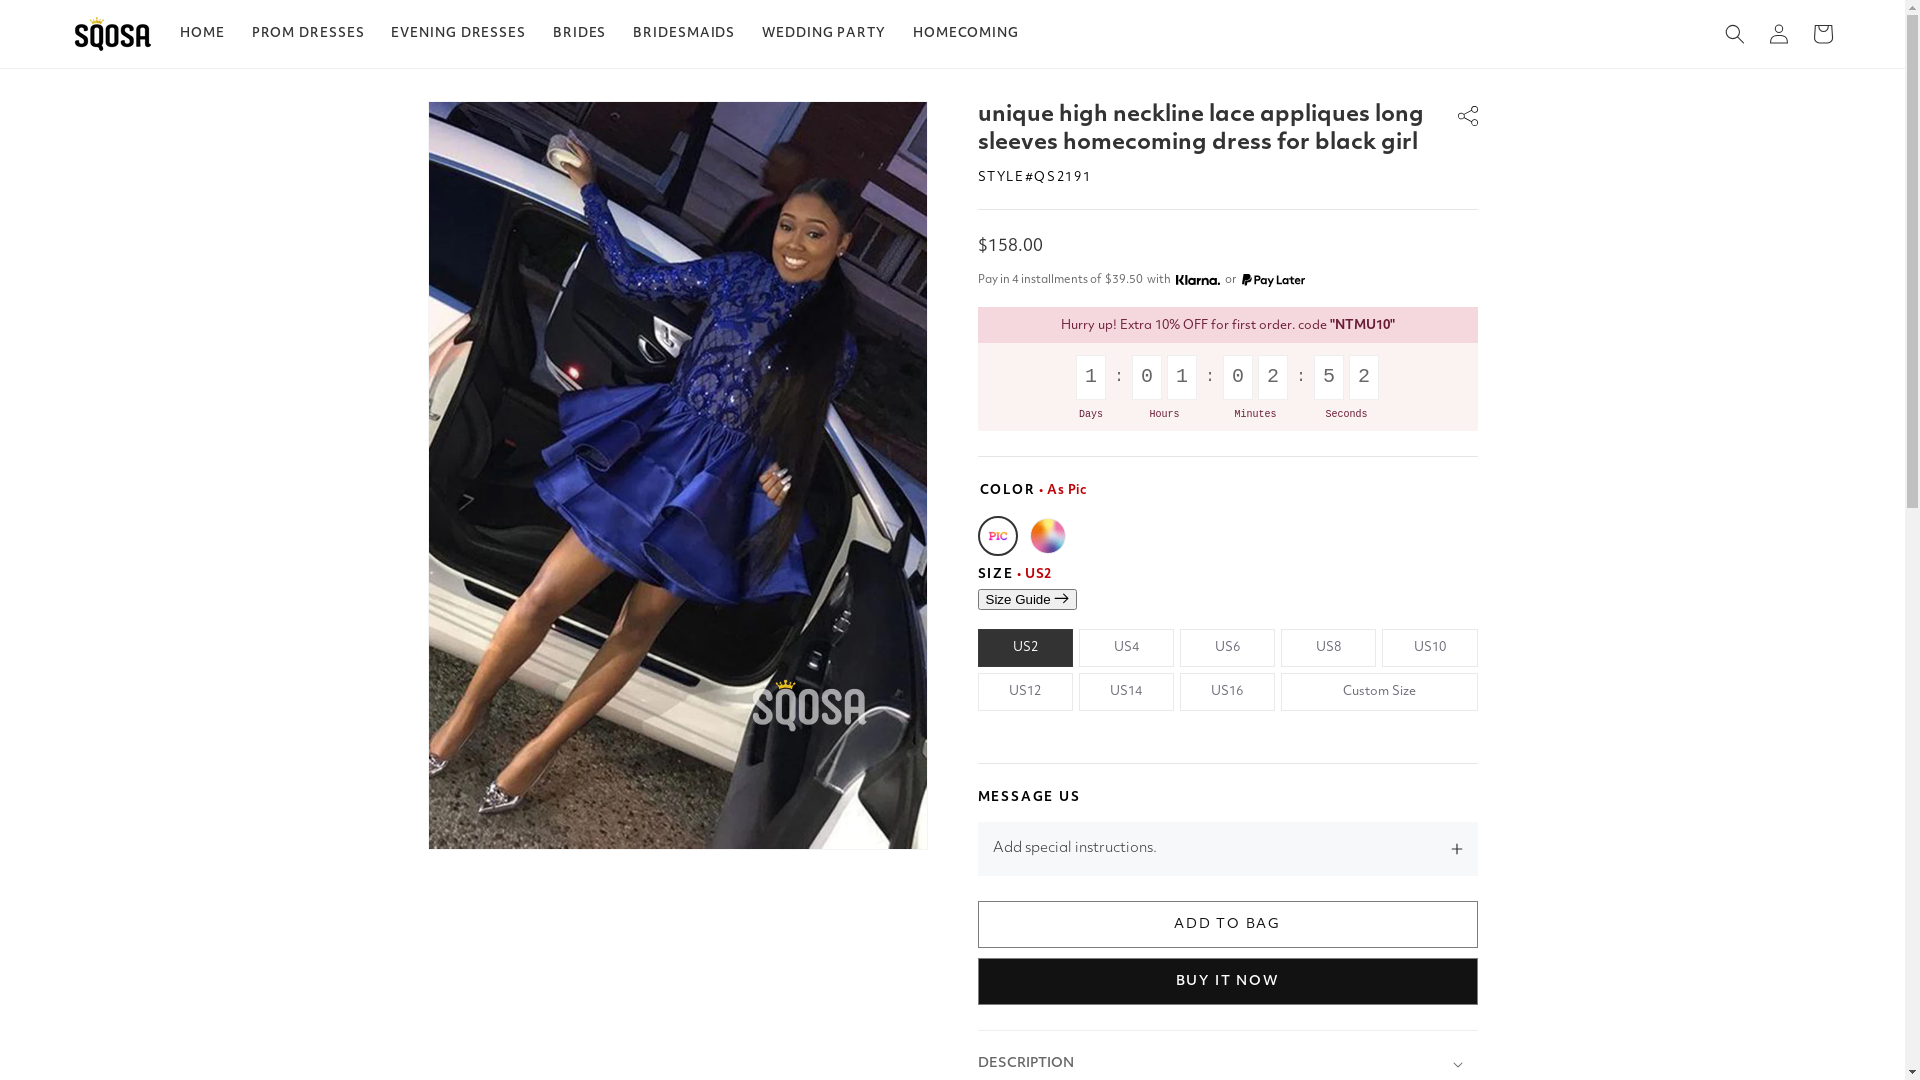 This screenshot has width=1920, height=1080. What do you see at coordinates (457, 34) in the screenshot?
I see `'EVENING DRESSES'` at bounding box center [457, 34].